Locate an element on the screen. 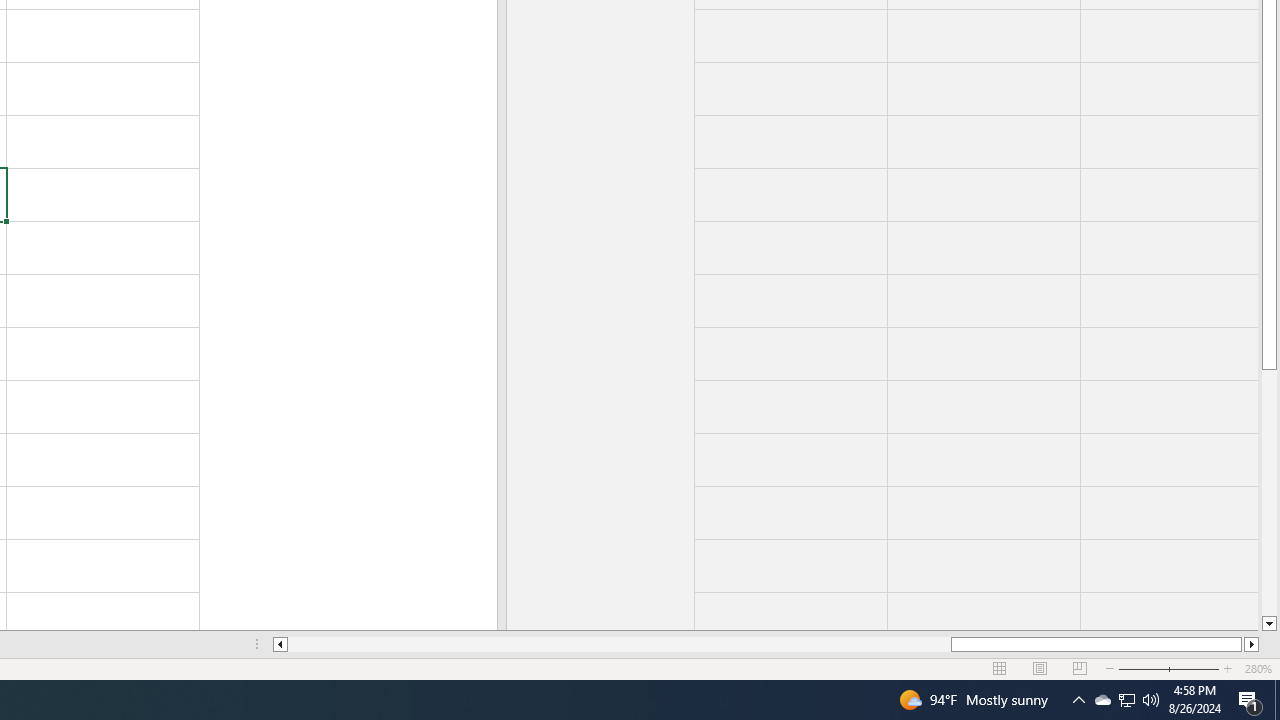 This screenshot has width=1280, height=720. 'Page Break Preview' is located at coordinates (1078, 669).